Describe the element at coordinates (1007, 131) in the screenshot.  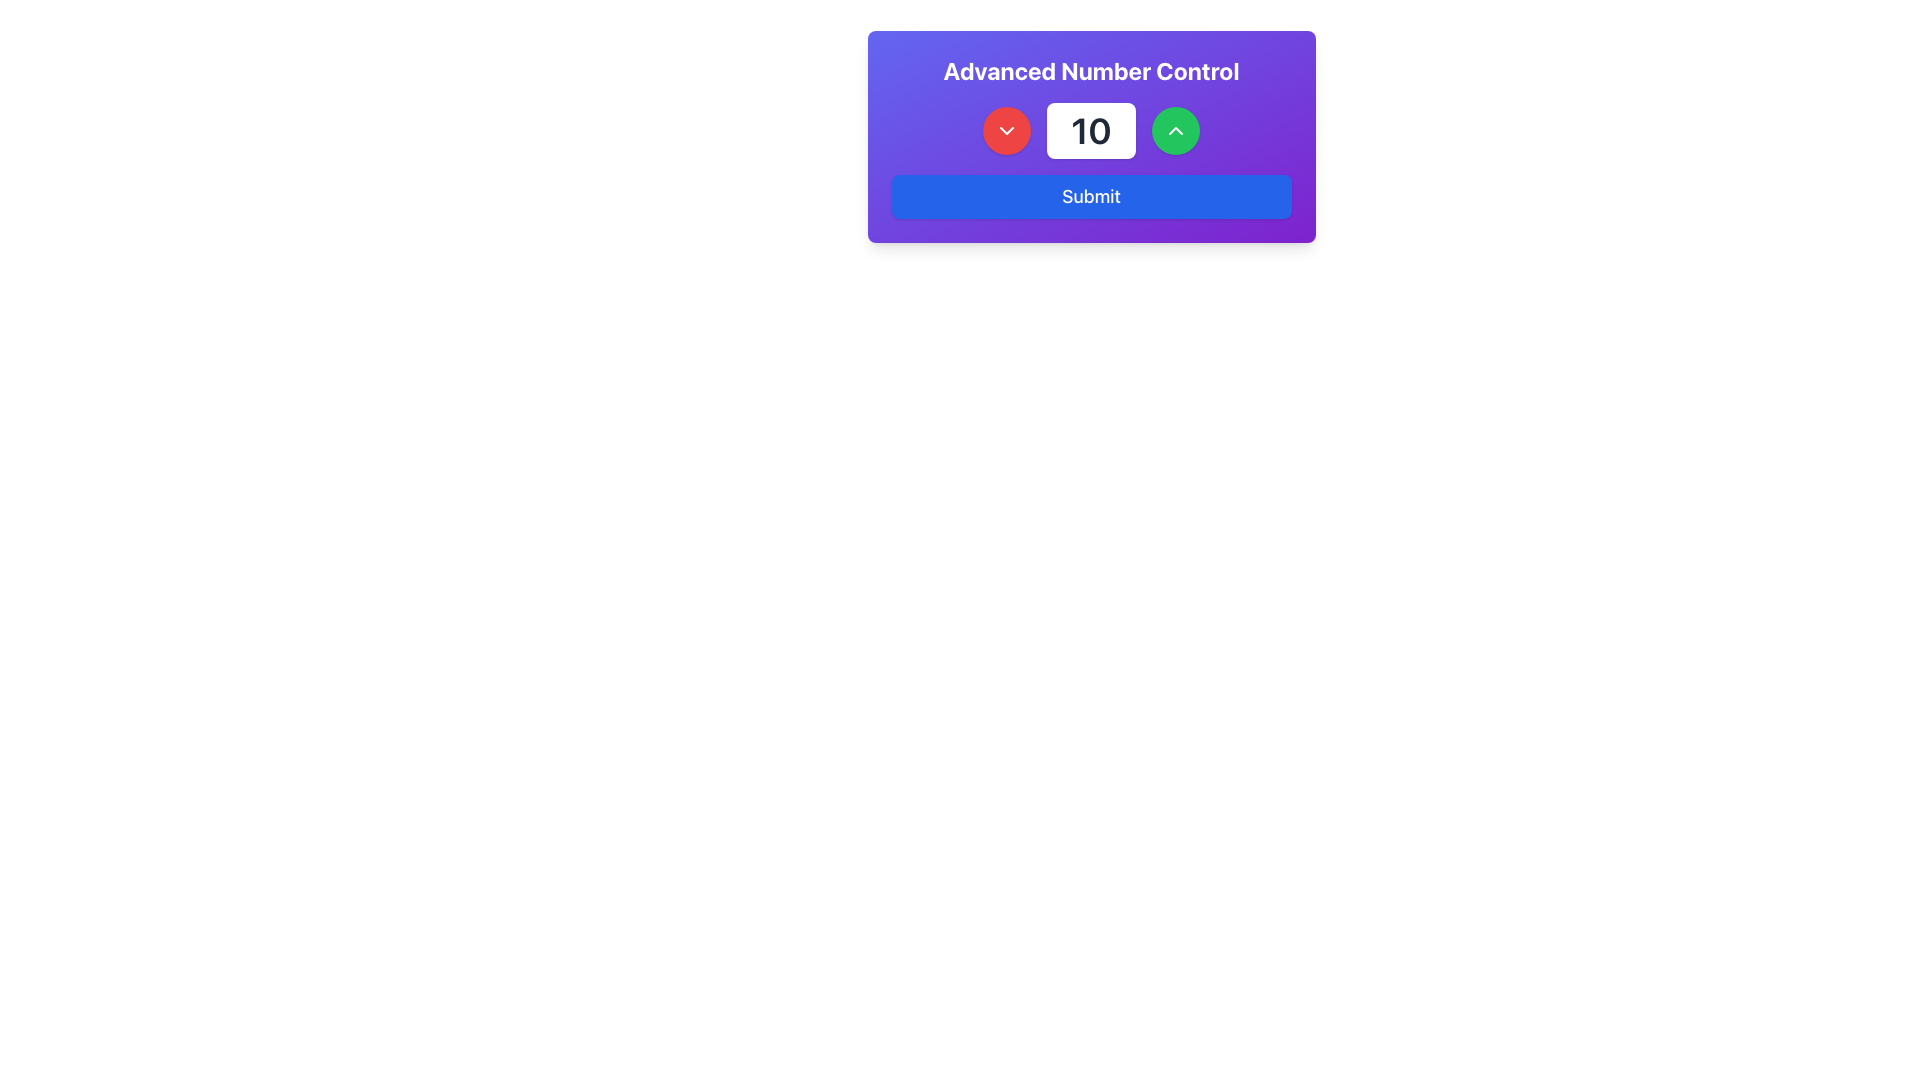
I see `the circular red button with a downward-facing arrow icon` at that location.